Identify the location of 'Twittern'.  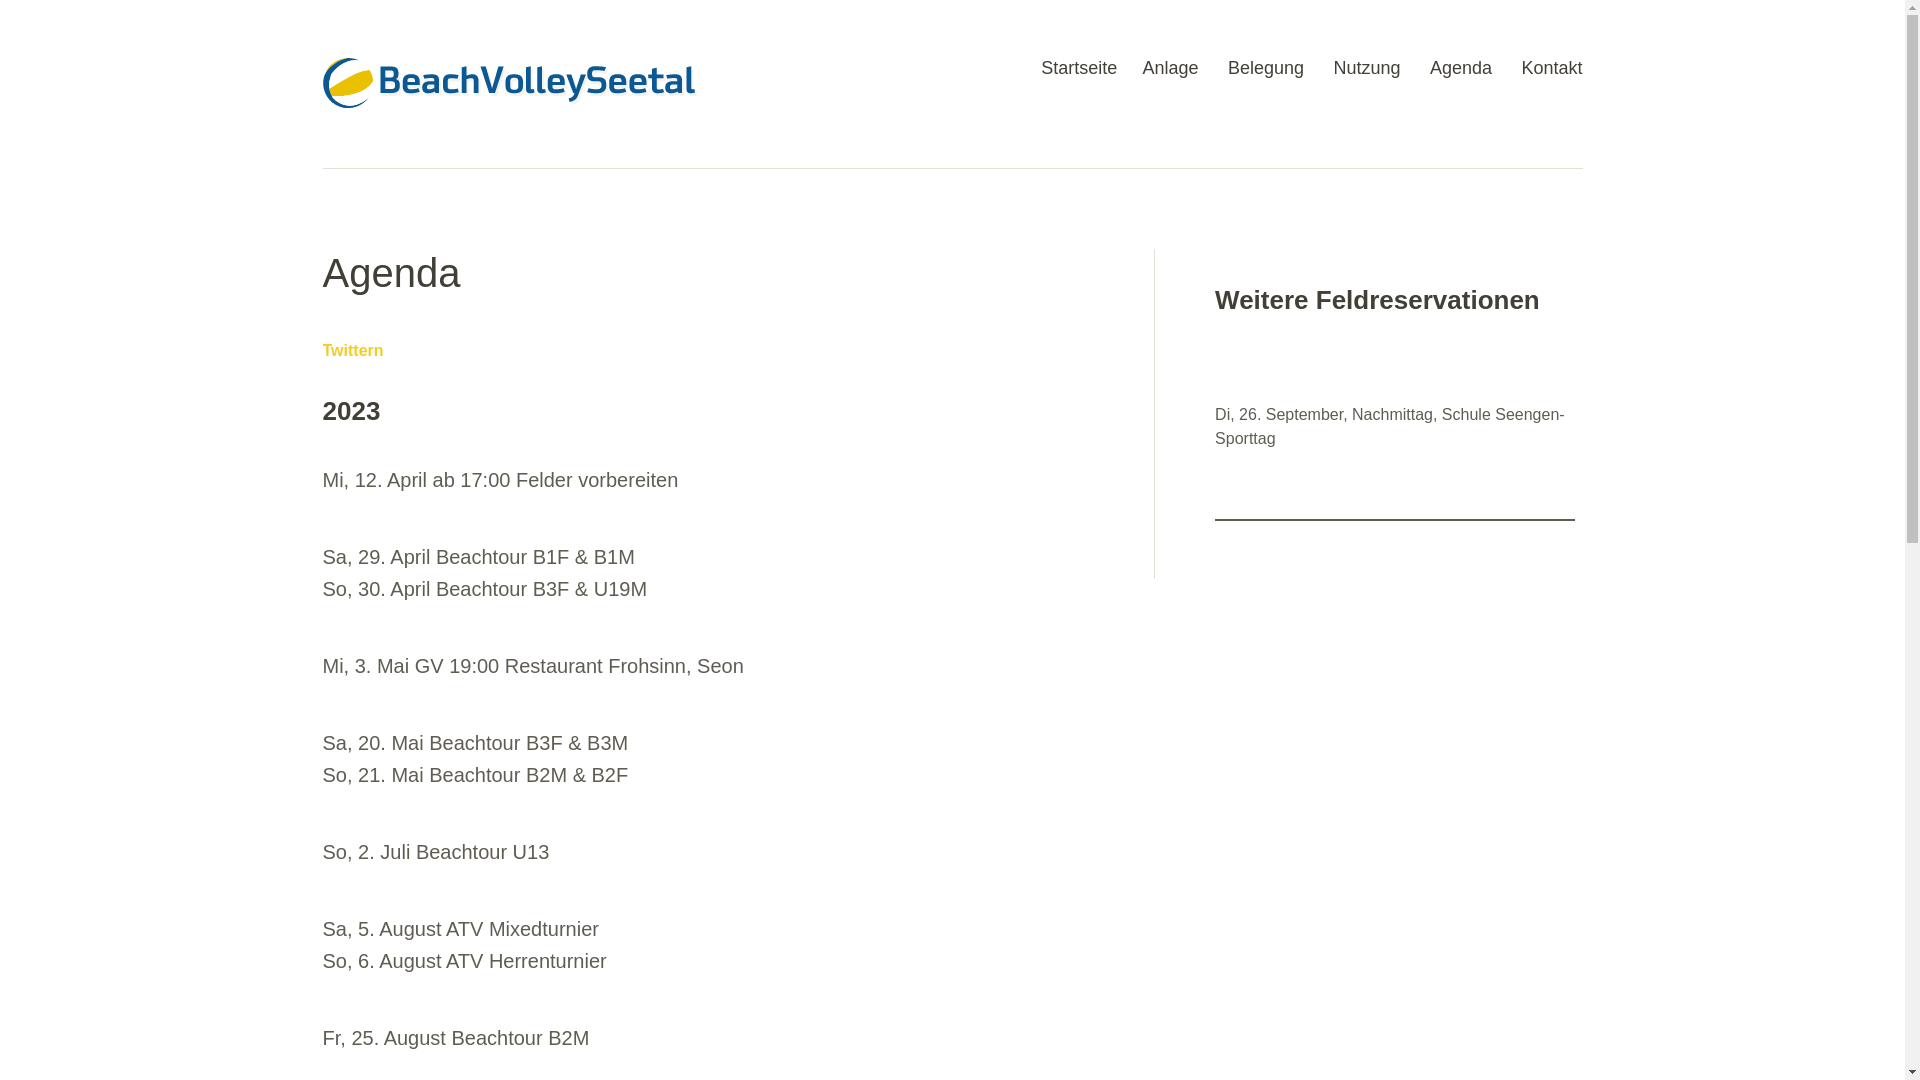
(321, 349).